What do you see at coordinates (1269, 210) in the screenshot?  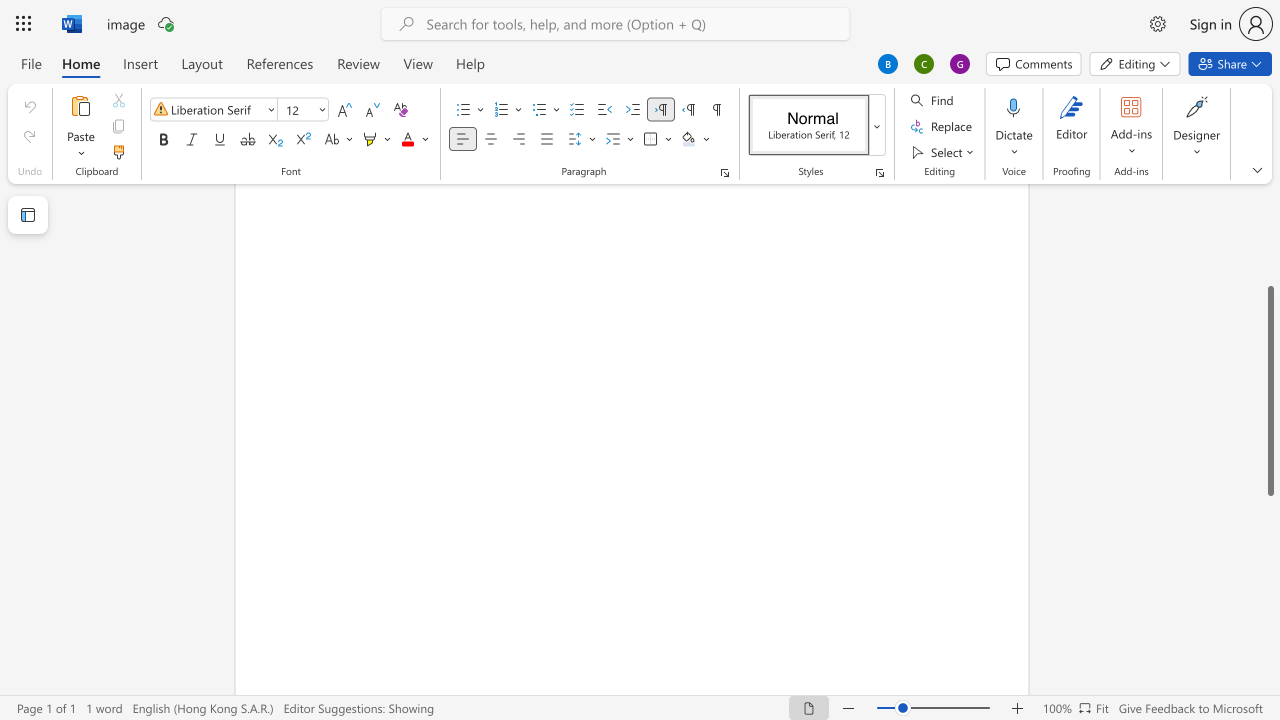 I see `the scrollbar to scroll upward` at bounding box center [1269, 210].